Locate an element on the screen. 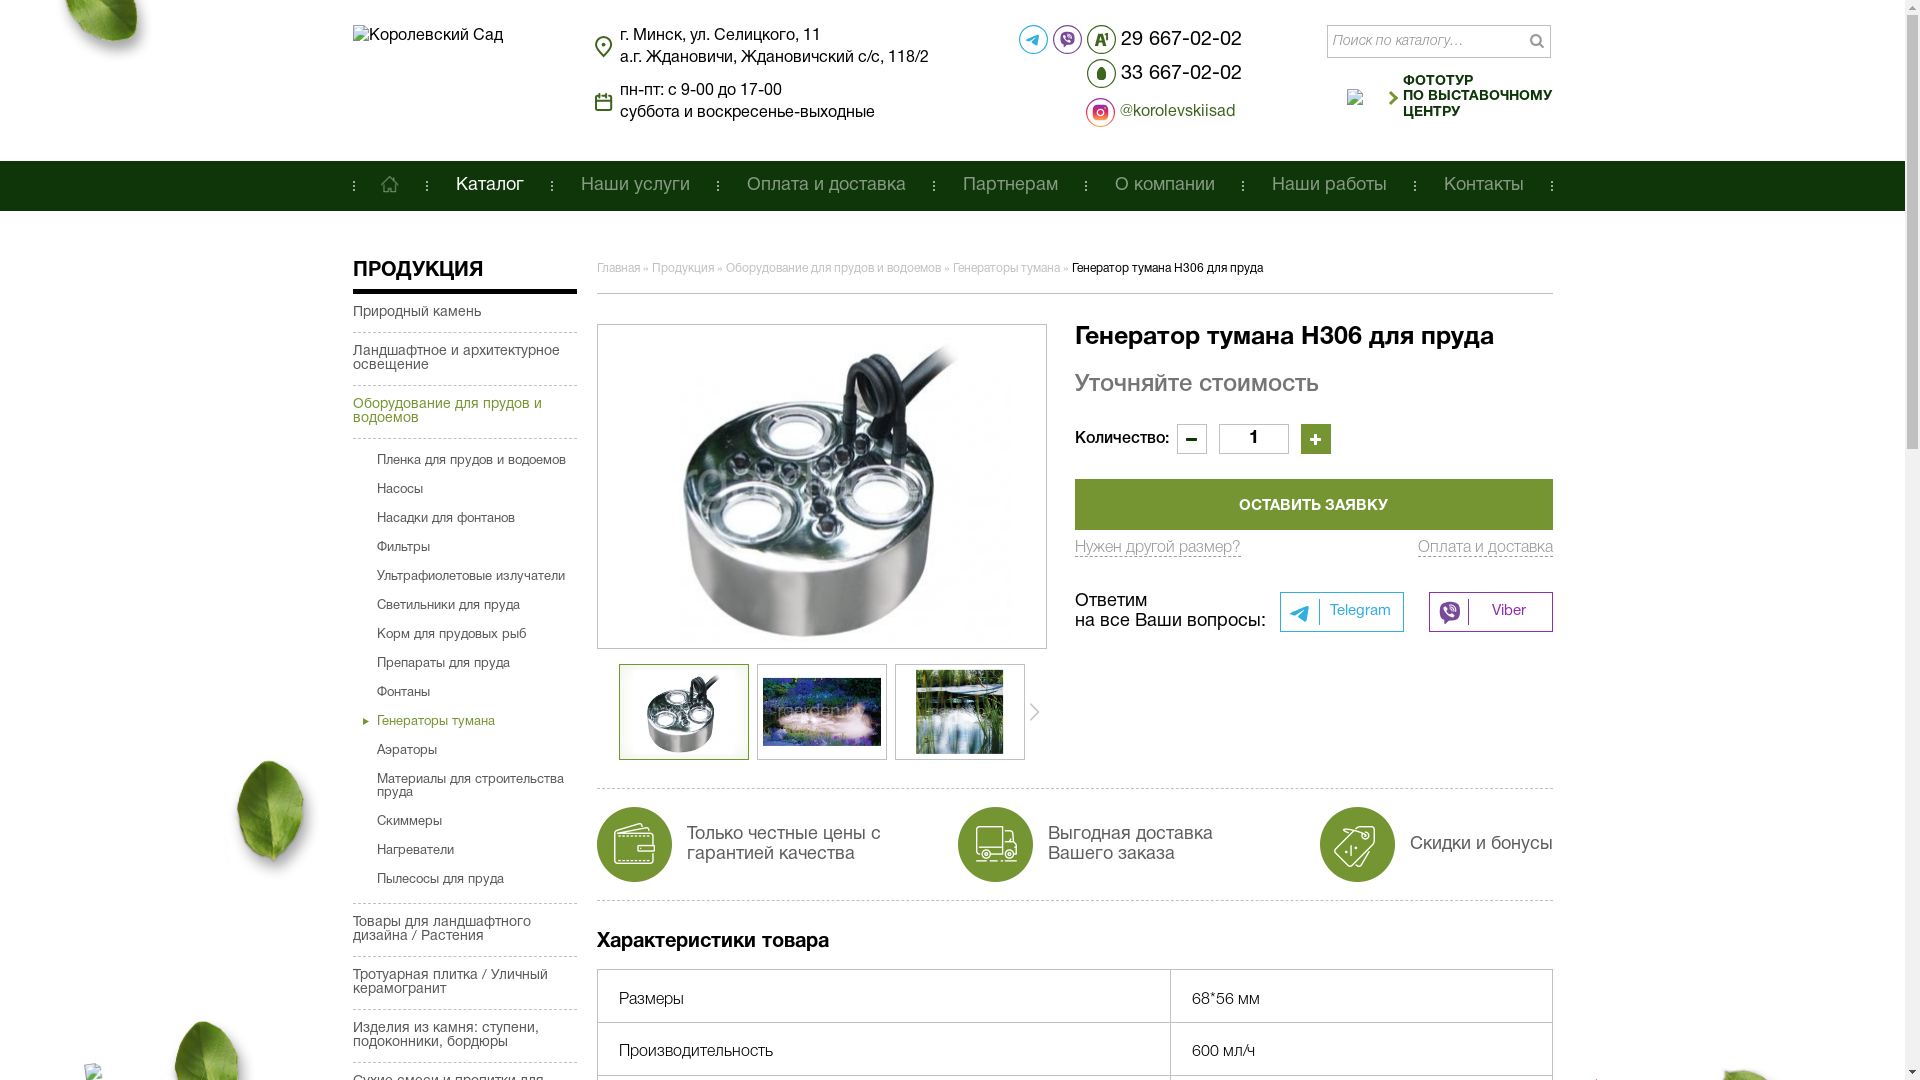  'generator-tumana-h306-dlya-pruda' is located at coordinates (820, 486).